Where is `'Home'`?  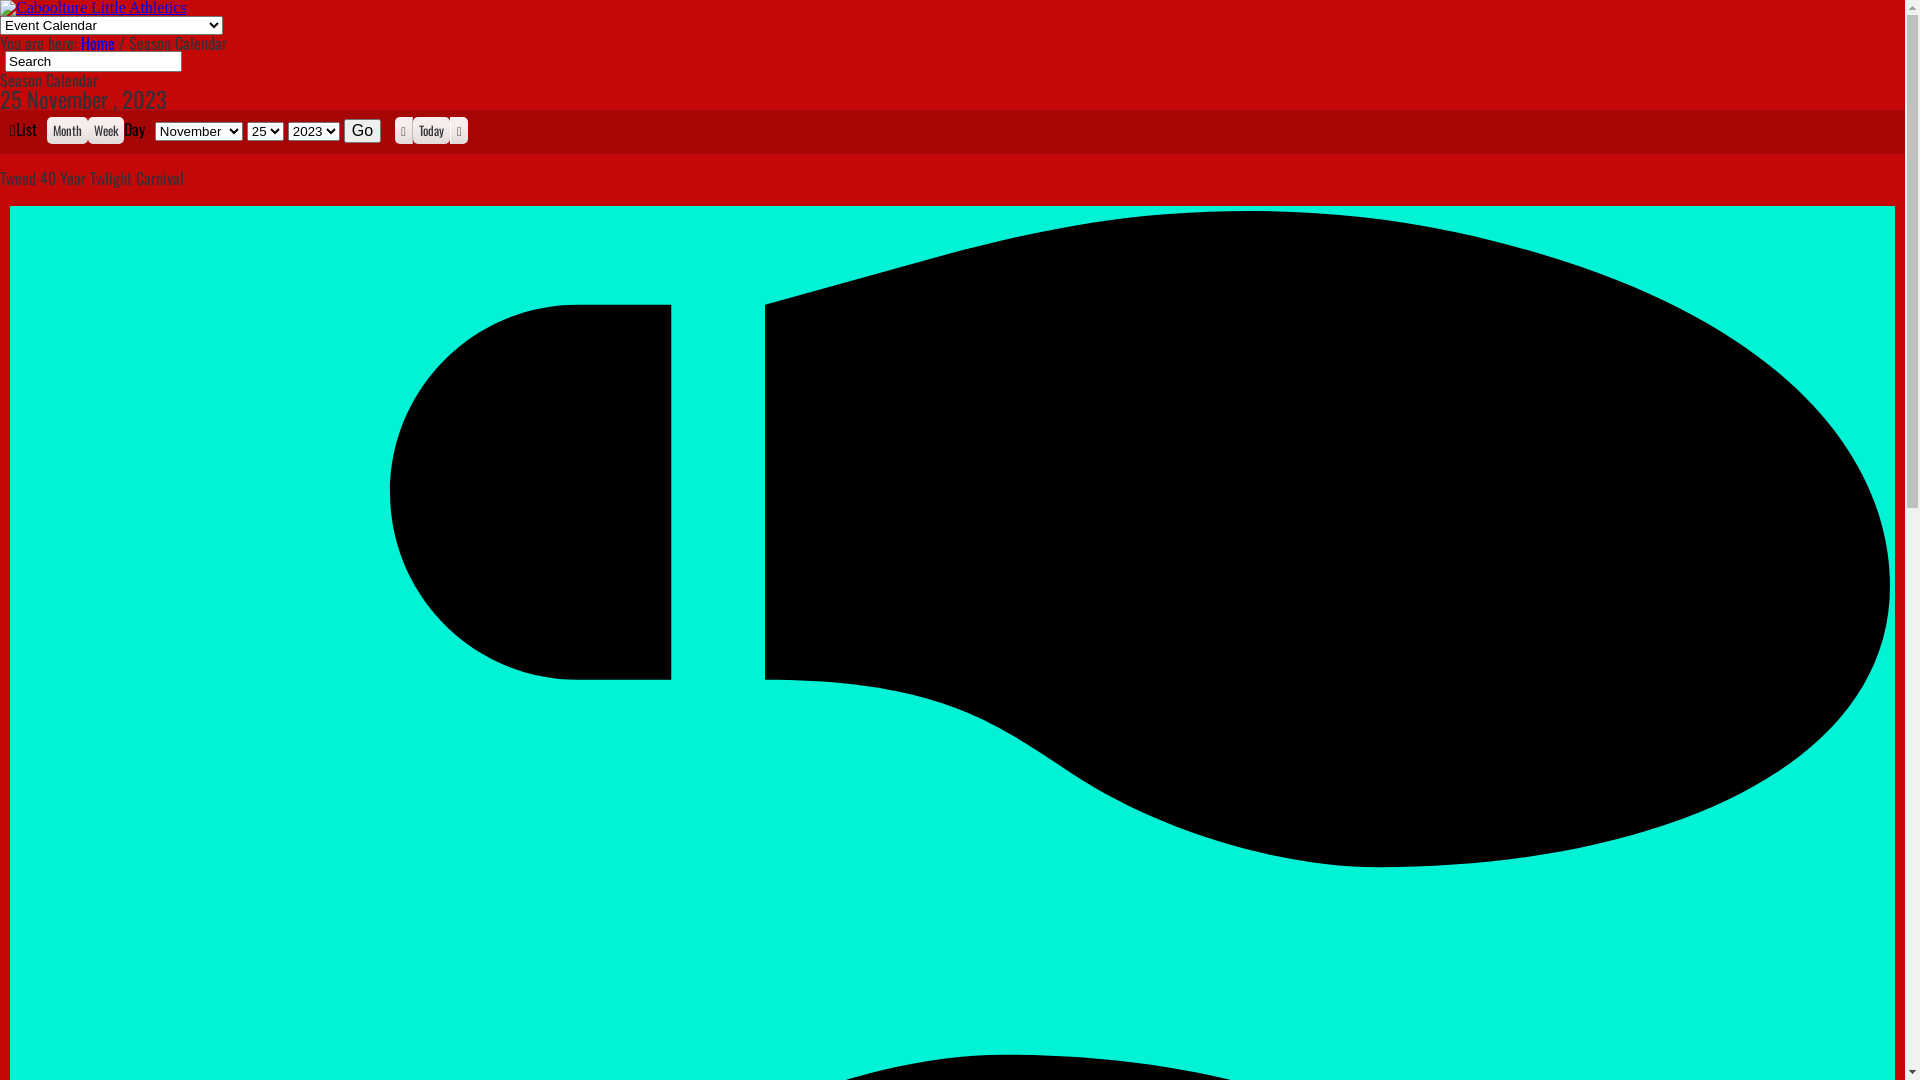
'Home' is located at coordinates (96, 42).